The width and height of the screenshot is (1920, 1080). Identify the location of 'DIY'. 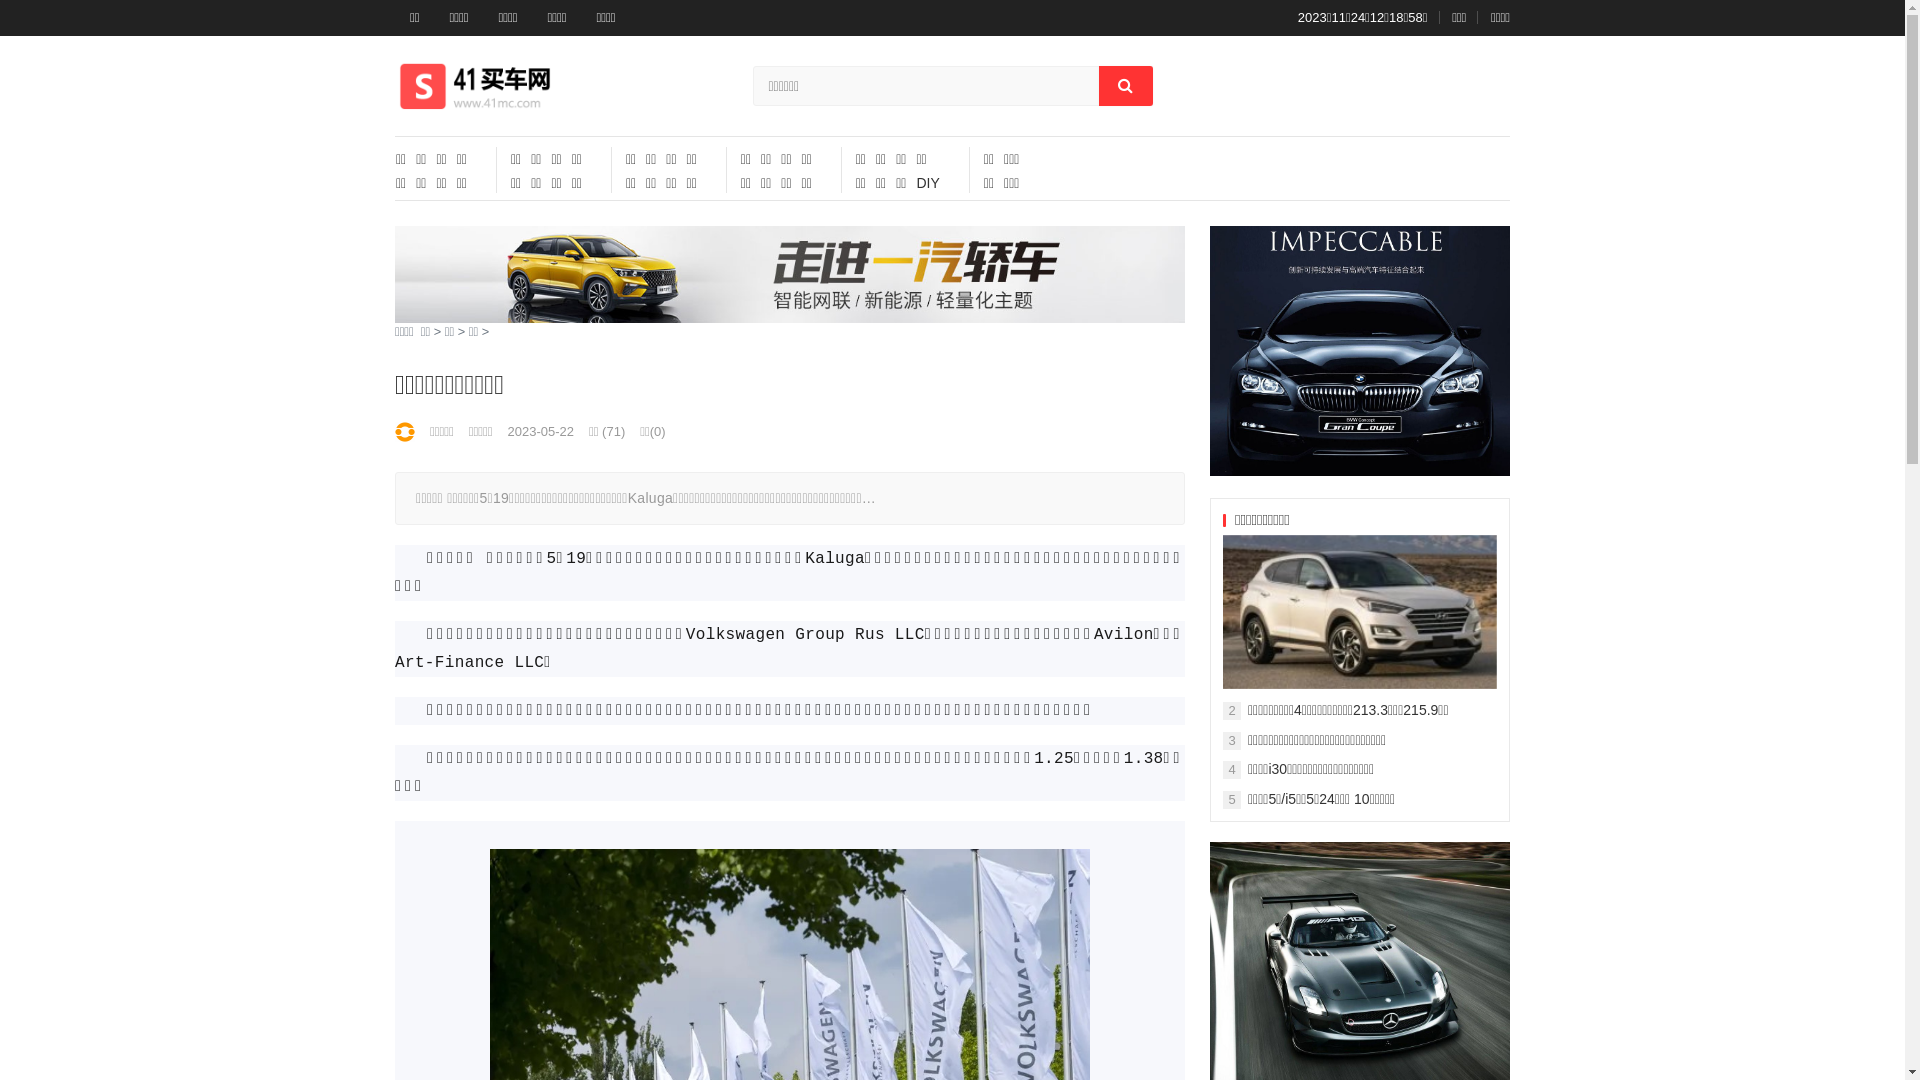
(910, 182).